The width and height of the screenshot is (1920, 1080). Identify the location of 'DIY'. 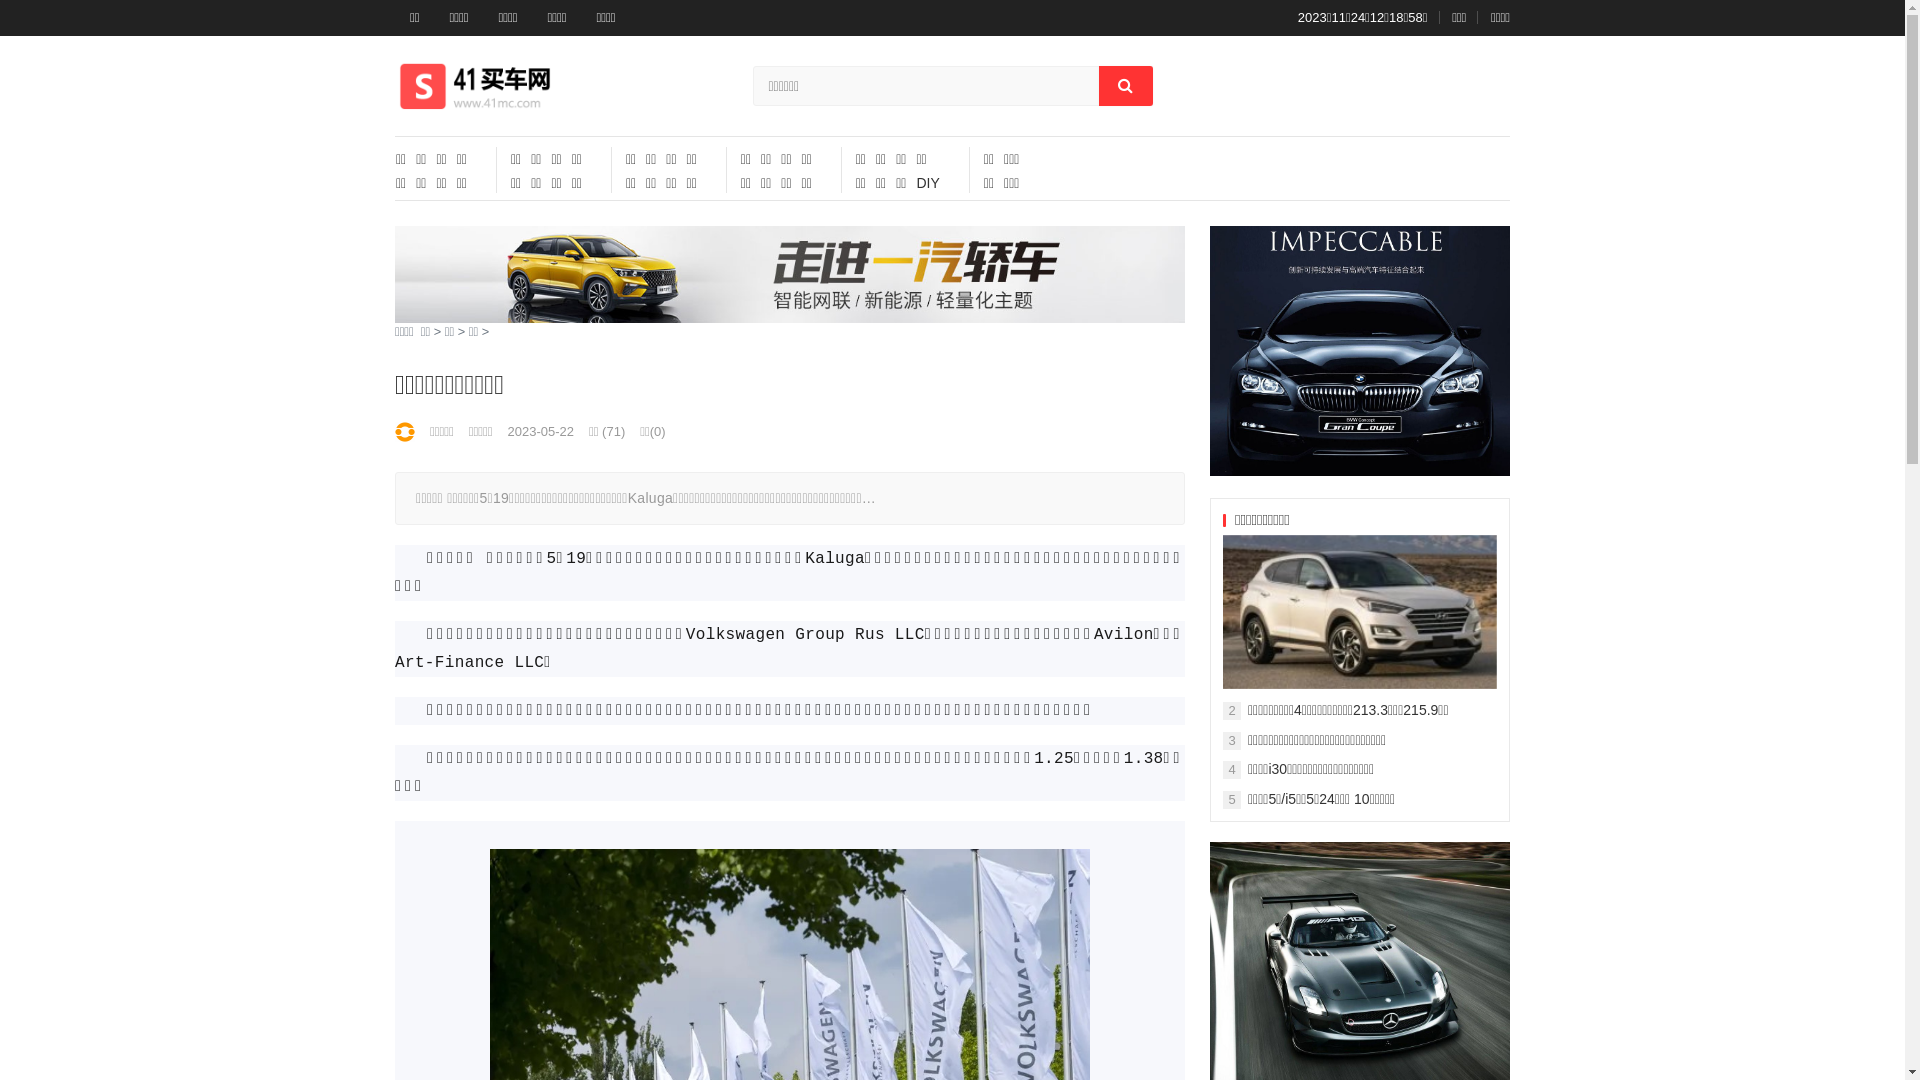
(910, 182).